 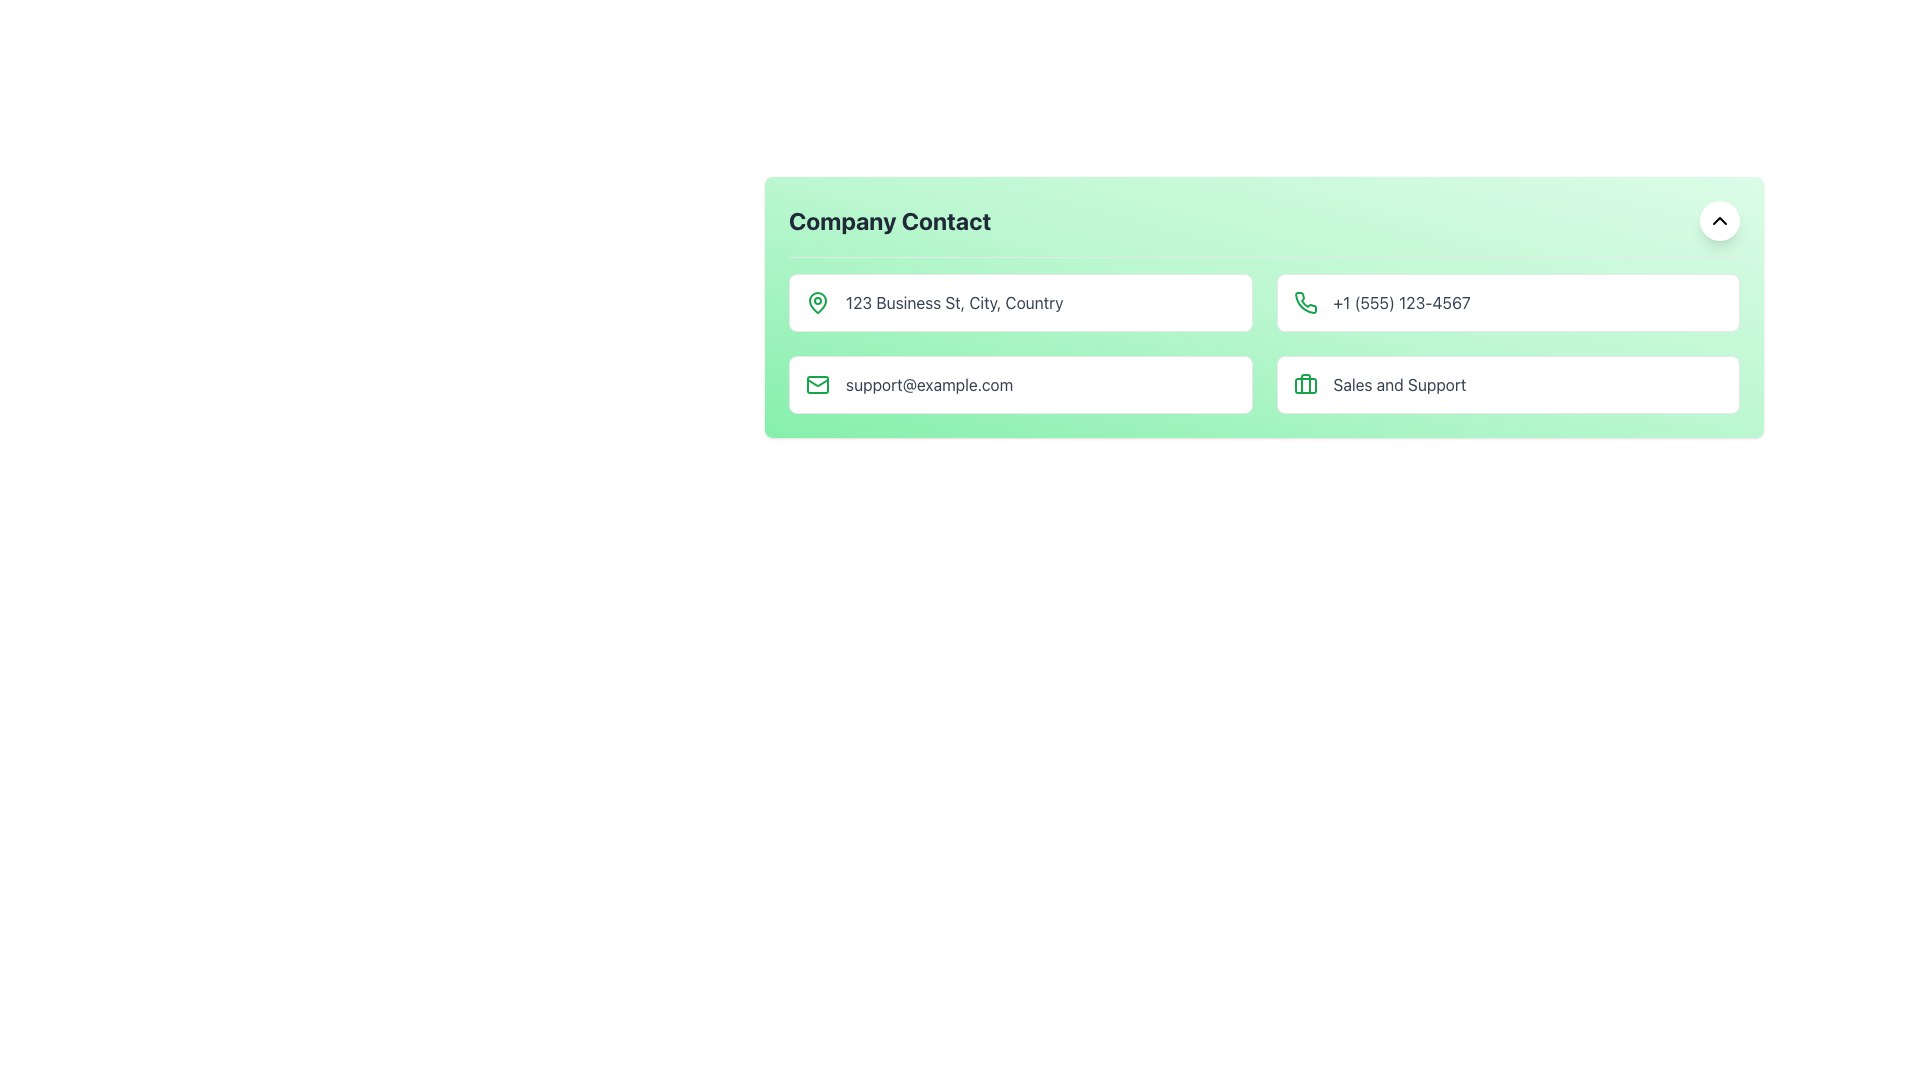 I want to click on the Decorative Icon Component, which is a vertical line with curves at both ends inside a green suitcase icon, located next to the text 'Sales and Support', so click(x=1305, y=384).